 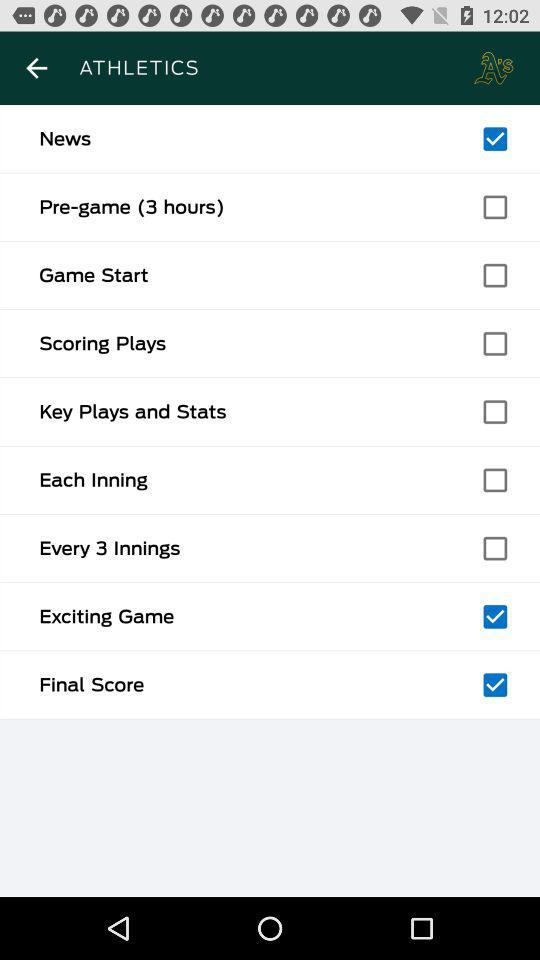 What do you see at coordinates (36, 68) in the screenshot?
I see `icon to the left of the athletics` at bounding box center [36, 68].